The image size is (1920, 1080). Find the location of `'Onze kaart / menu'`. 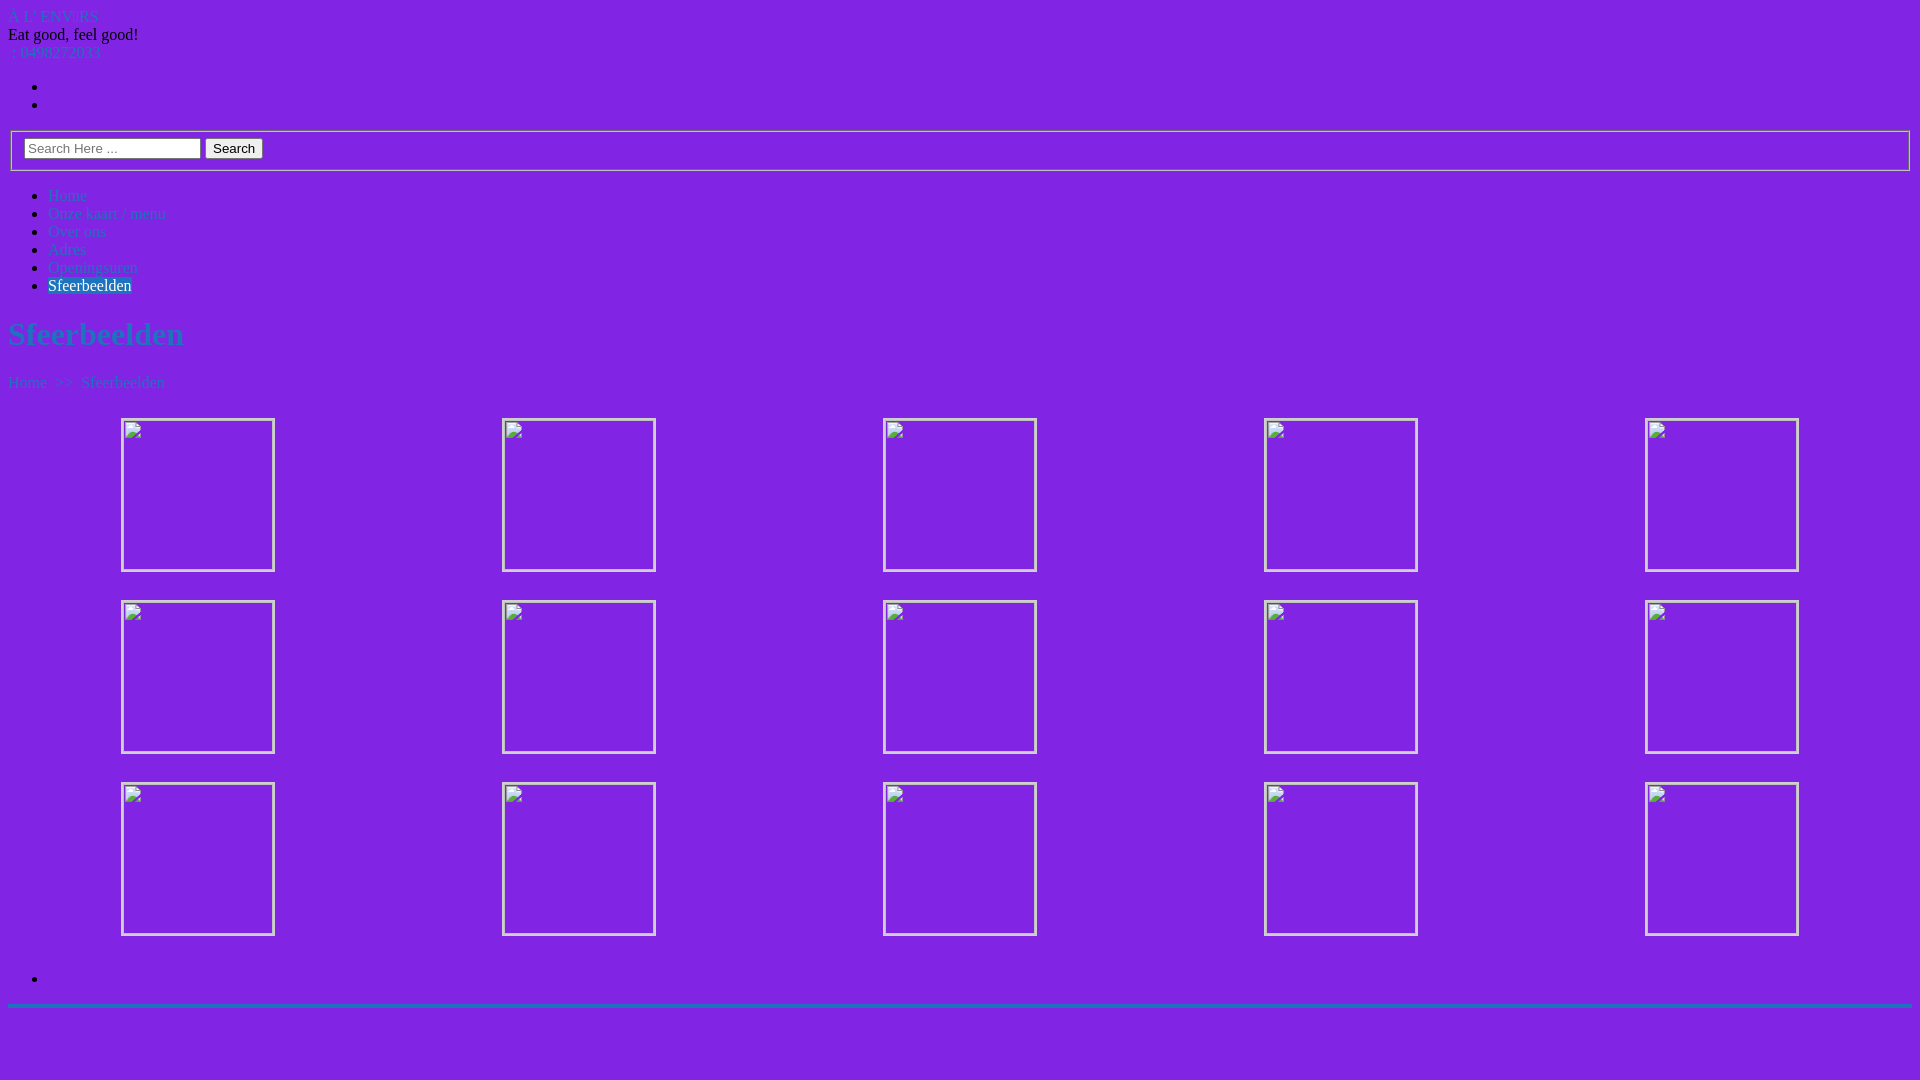

'Onze kaart / menu' is located at coordinates (48, 213).